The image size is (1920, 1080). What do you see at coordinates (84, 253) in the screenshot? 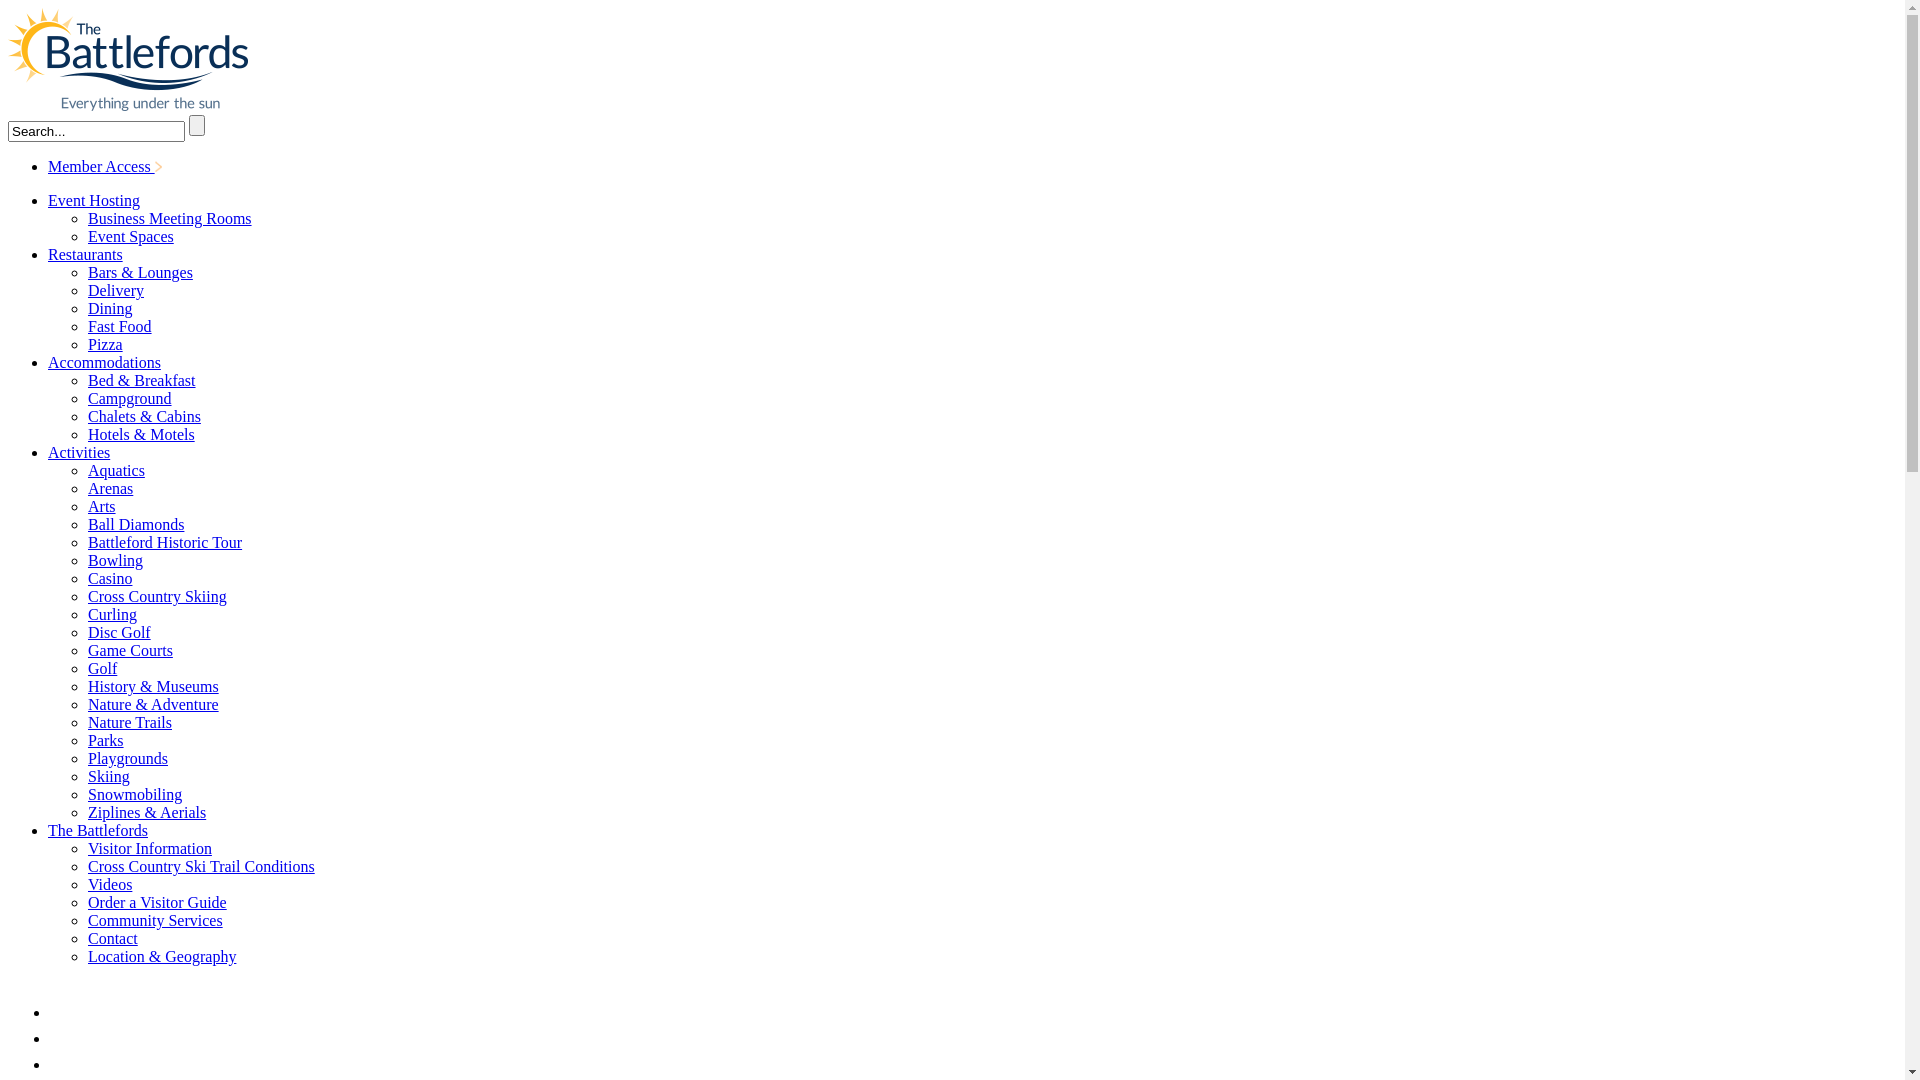
I see `'Restaurants'` at bounding box center [84, 253].